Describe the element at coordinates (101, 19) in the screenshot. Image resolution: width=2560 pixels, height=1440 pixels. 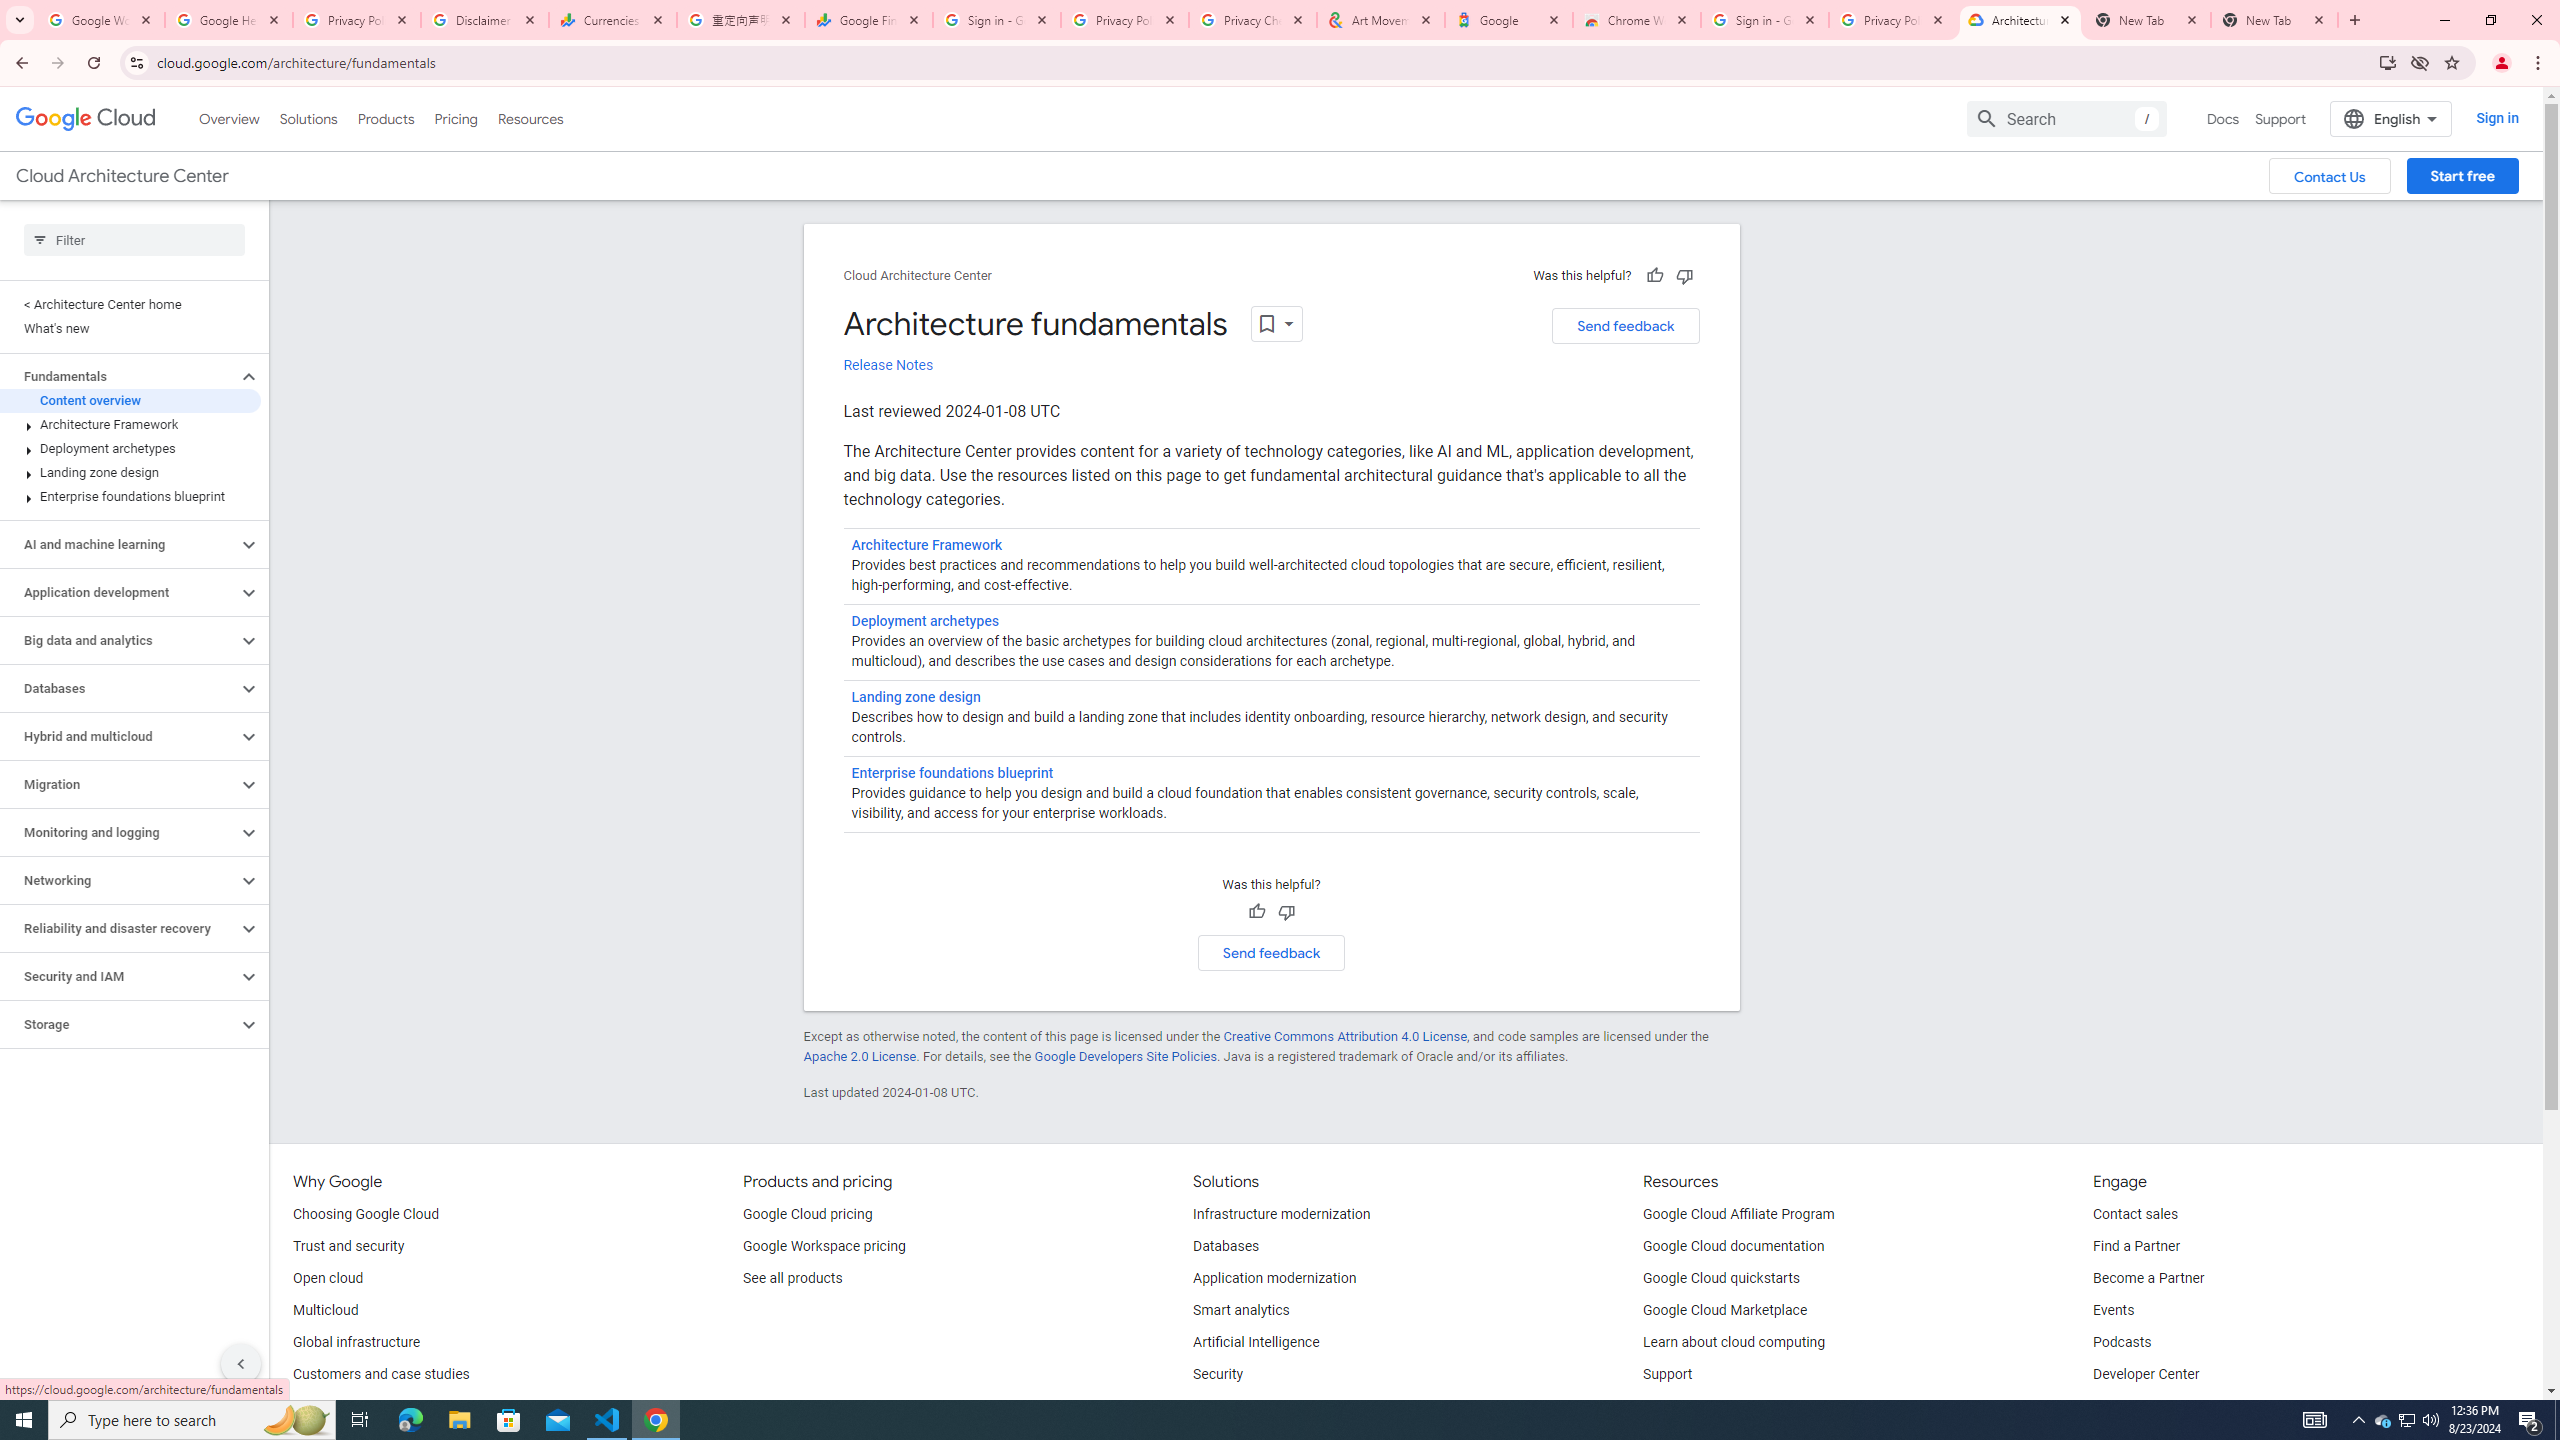
I see `'Google Workspace Admin Community'` at that location.